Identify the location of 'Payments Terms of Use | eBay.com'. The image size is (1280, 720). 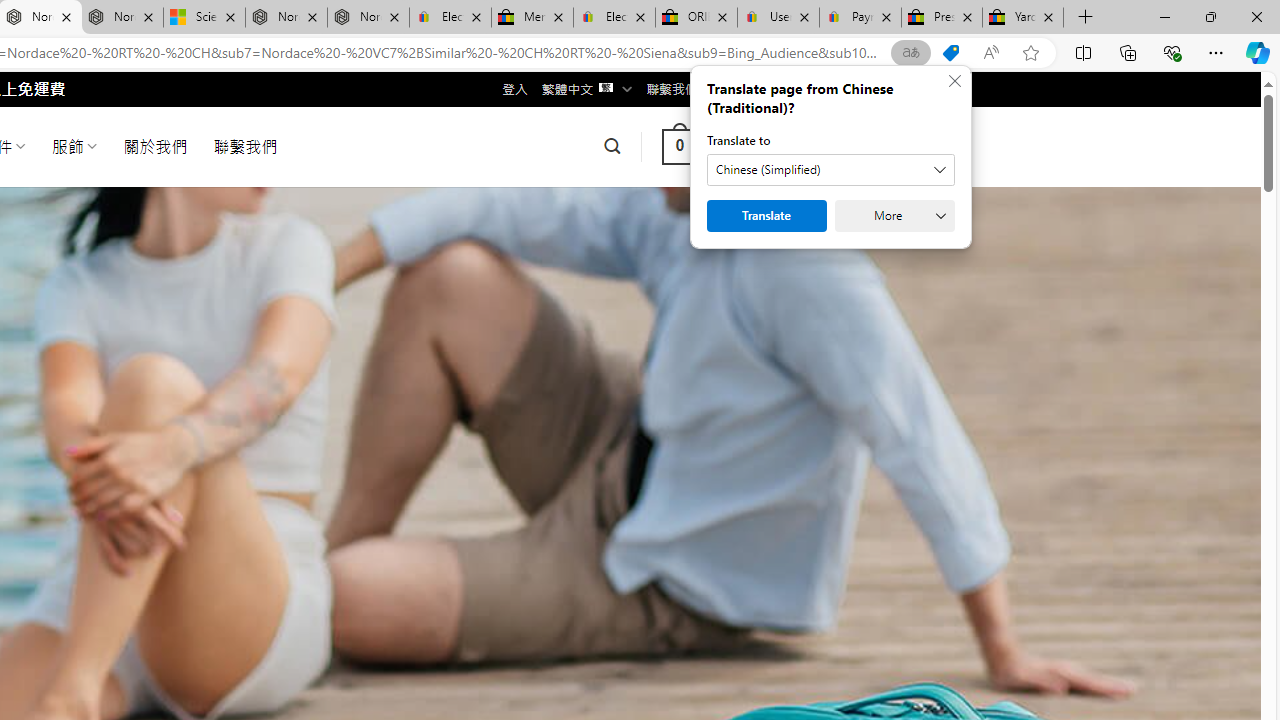
(860, 17).